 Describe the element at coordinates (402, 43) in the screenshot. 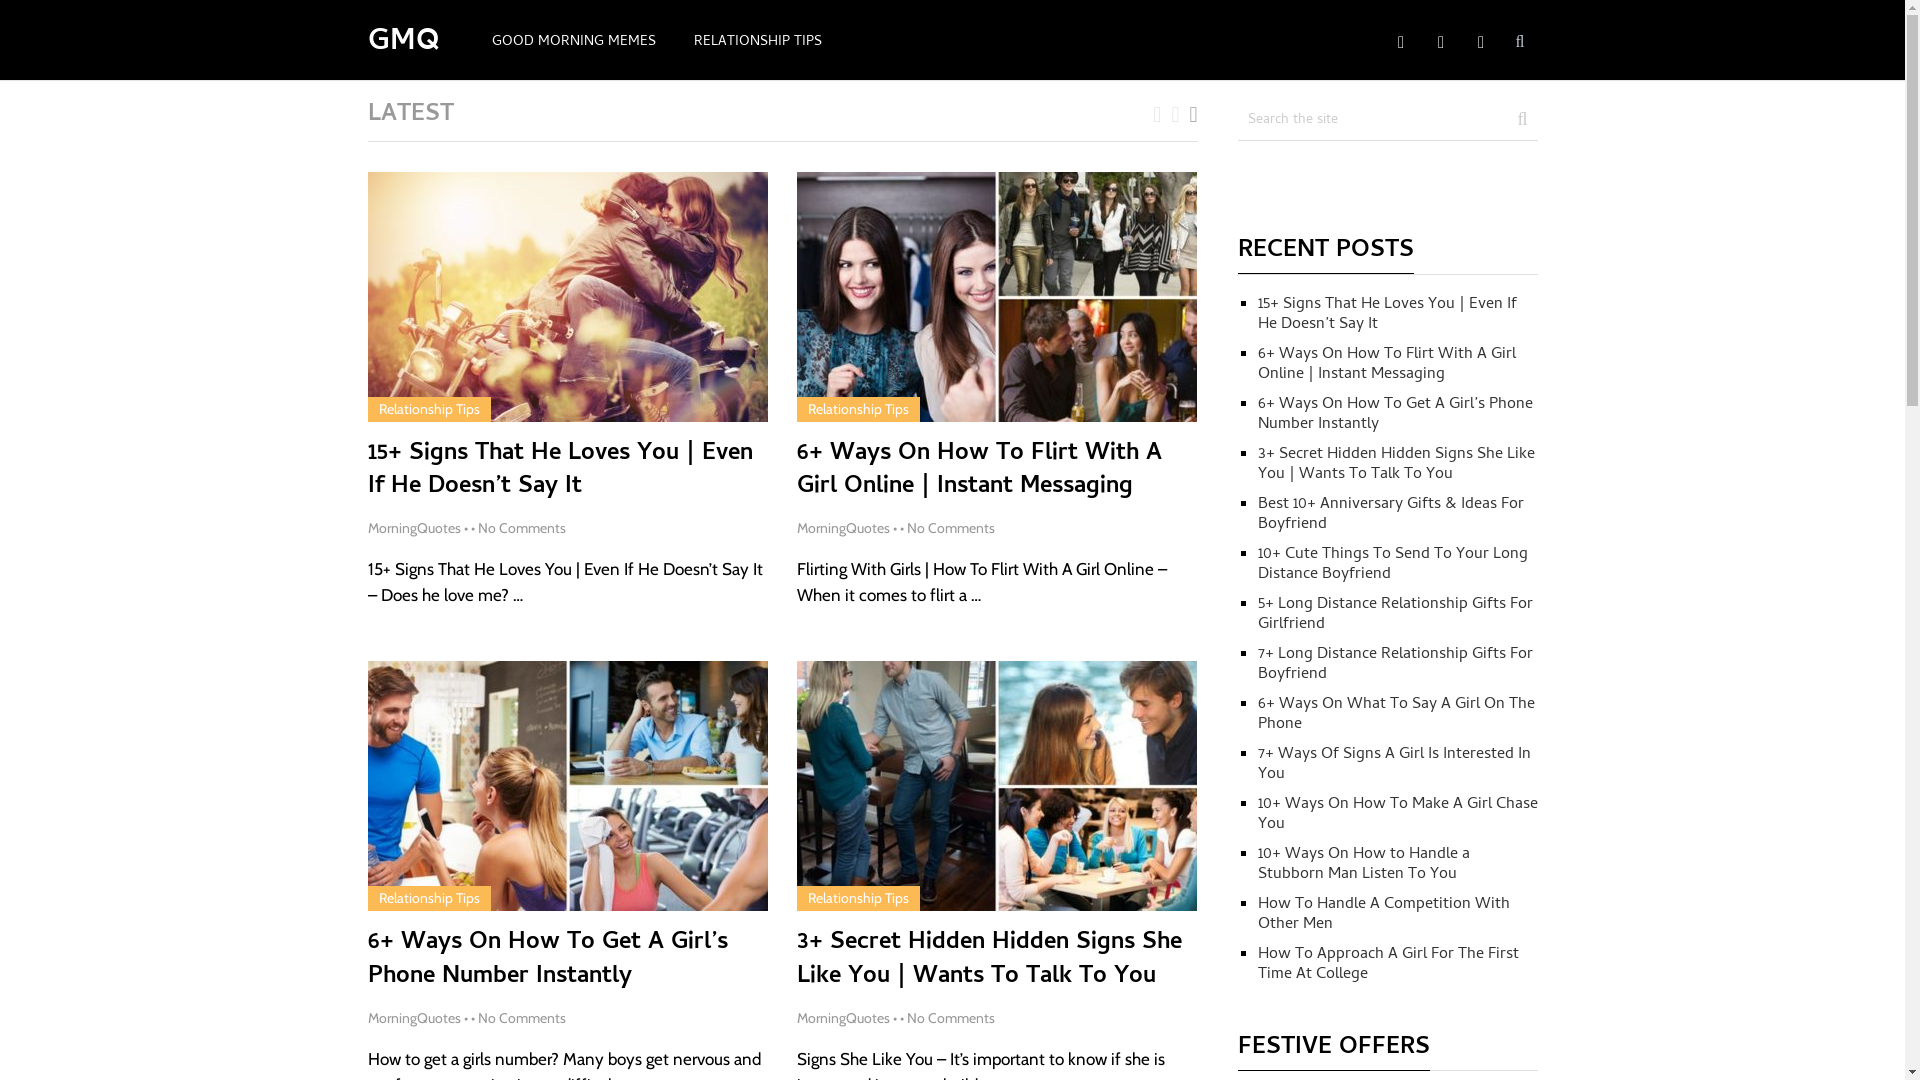

I see `'GMQ'` at that location.